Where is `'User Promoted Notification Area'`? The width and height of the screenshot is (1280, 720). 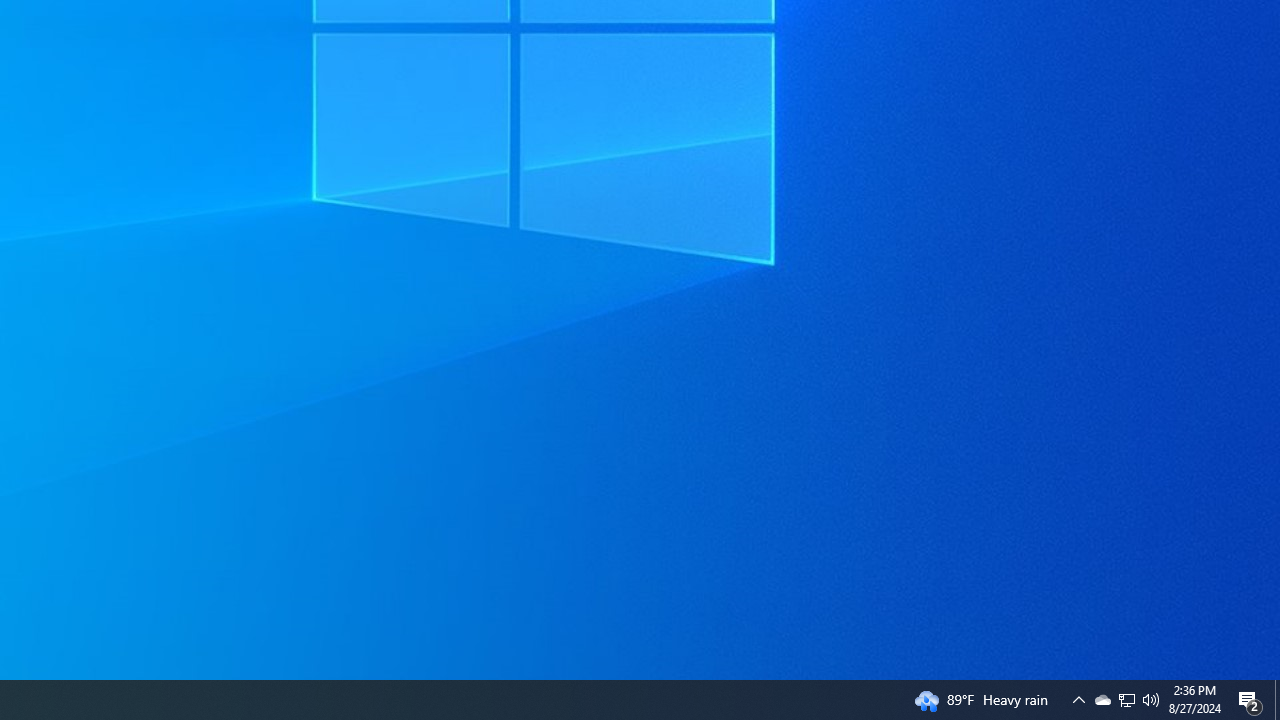
'User Promoted Notification Area' is located at coordinates (1151, 698).